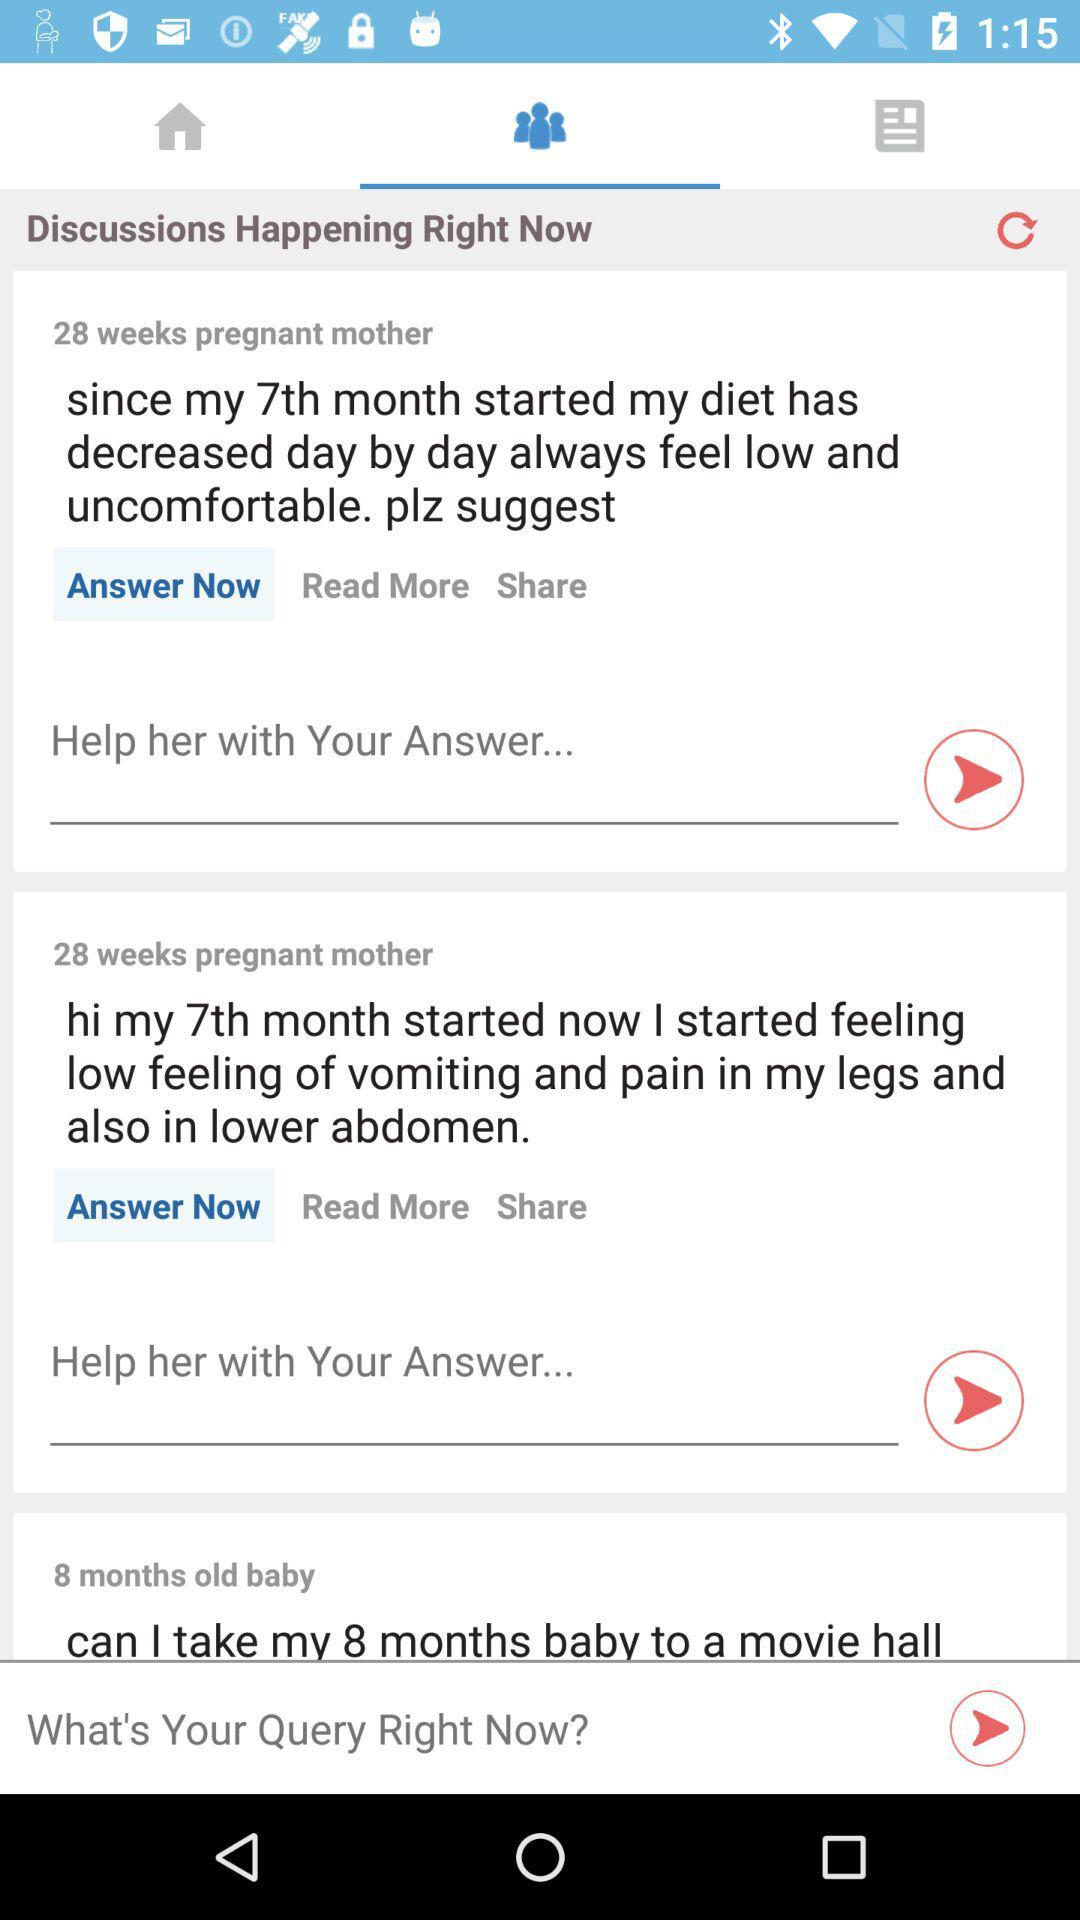  Describe the element at coordinates (540, 1634) in the screenshot. I see `can i take item` at that location.